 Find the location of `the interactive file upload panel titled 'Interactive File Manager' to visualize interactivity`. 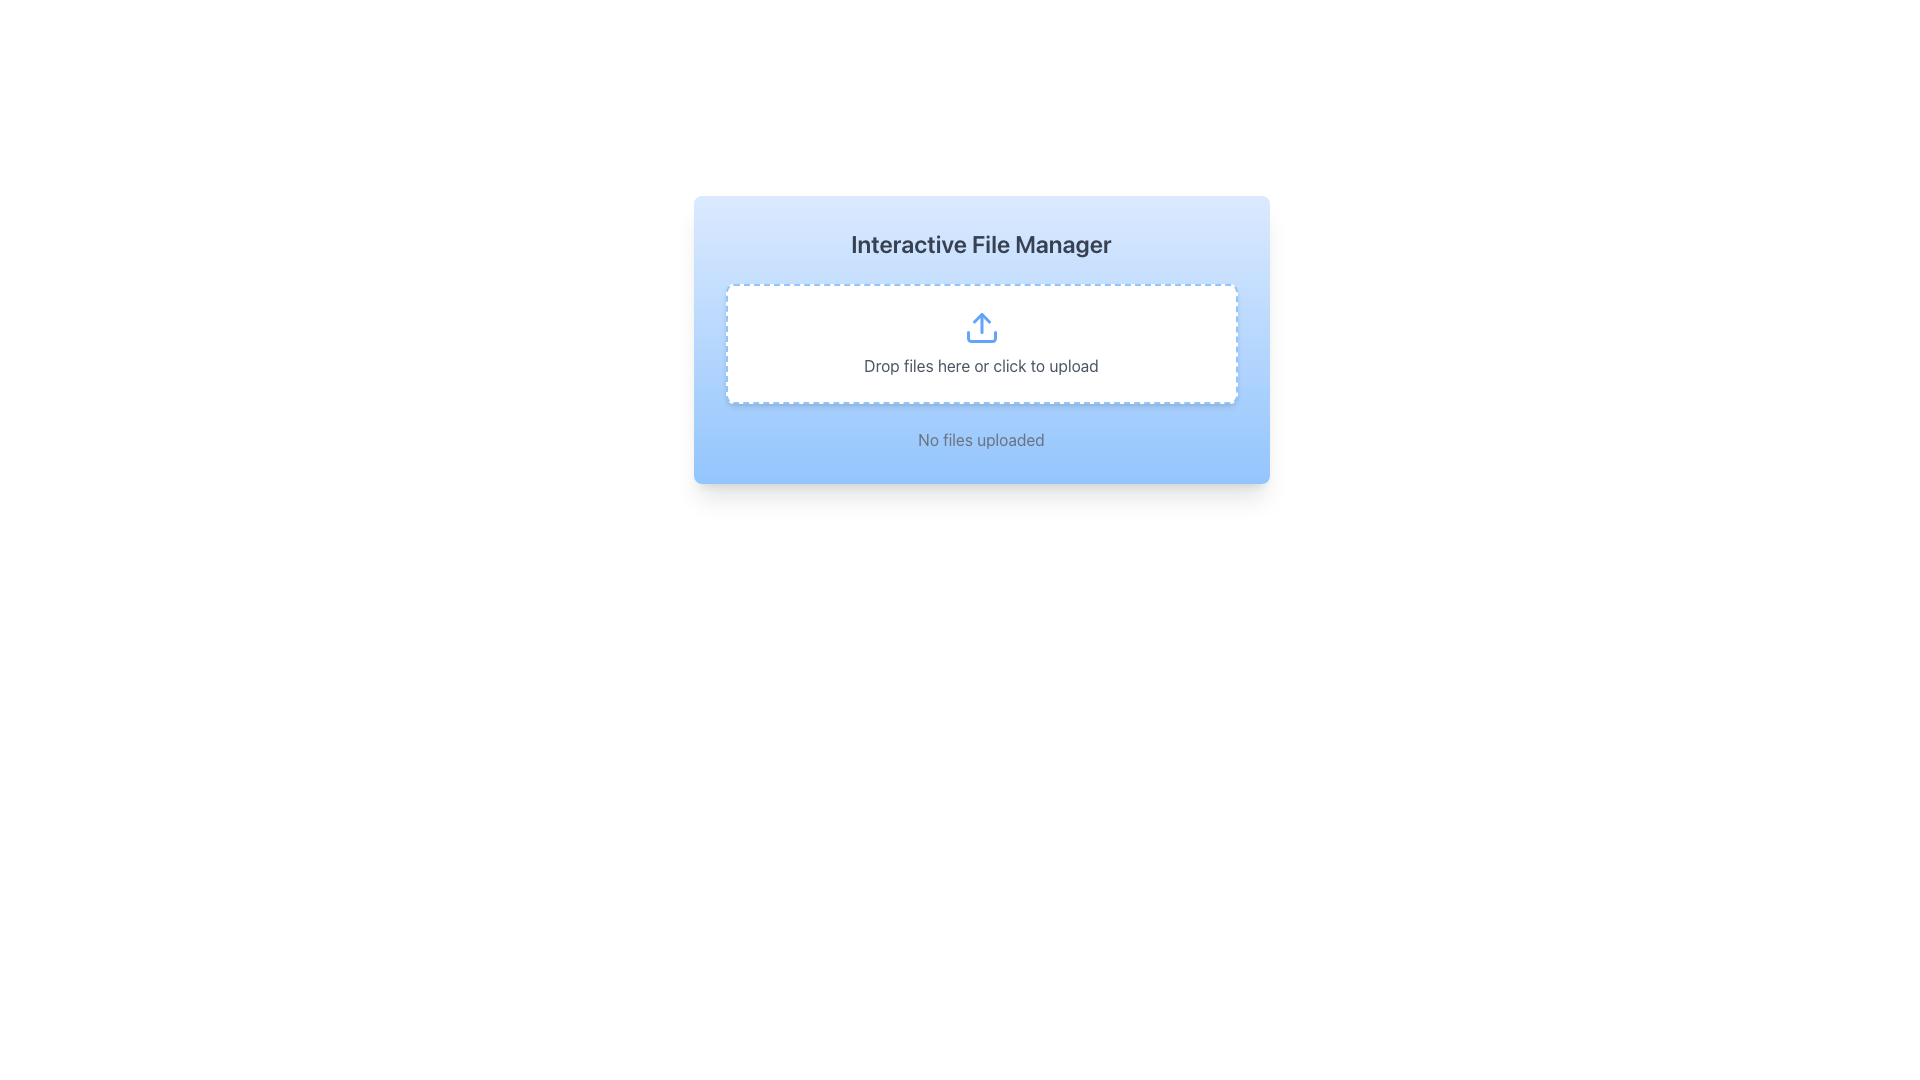

the interactive file upload panel titled 'Interactive File Manager' to visualize interactivity is located at coordinates (981, 338).